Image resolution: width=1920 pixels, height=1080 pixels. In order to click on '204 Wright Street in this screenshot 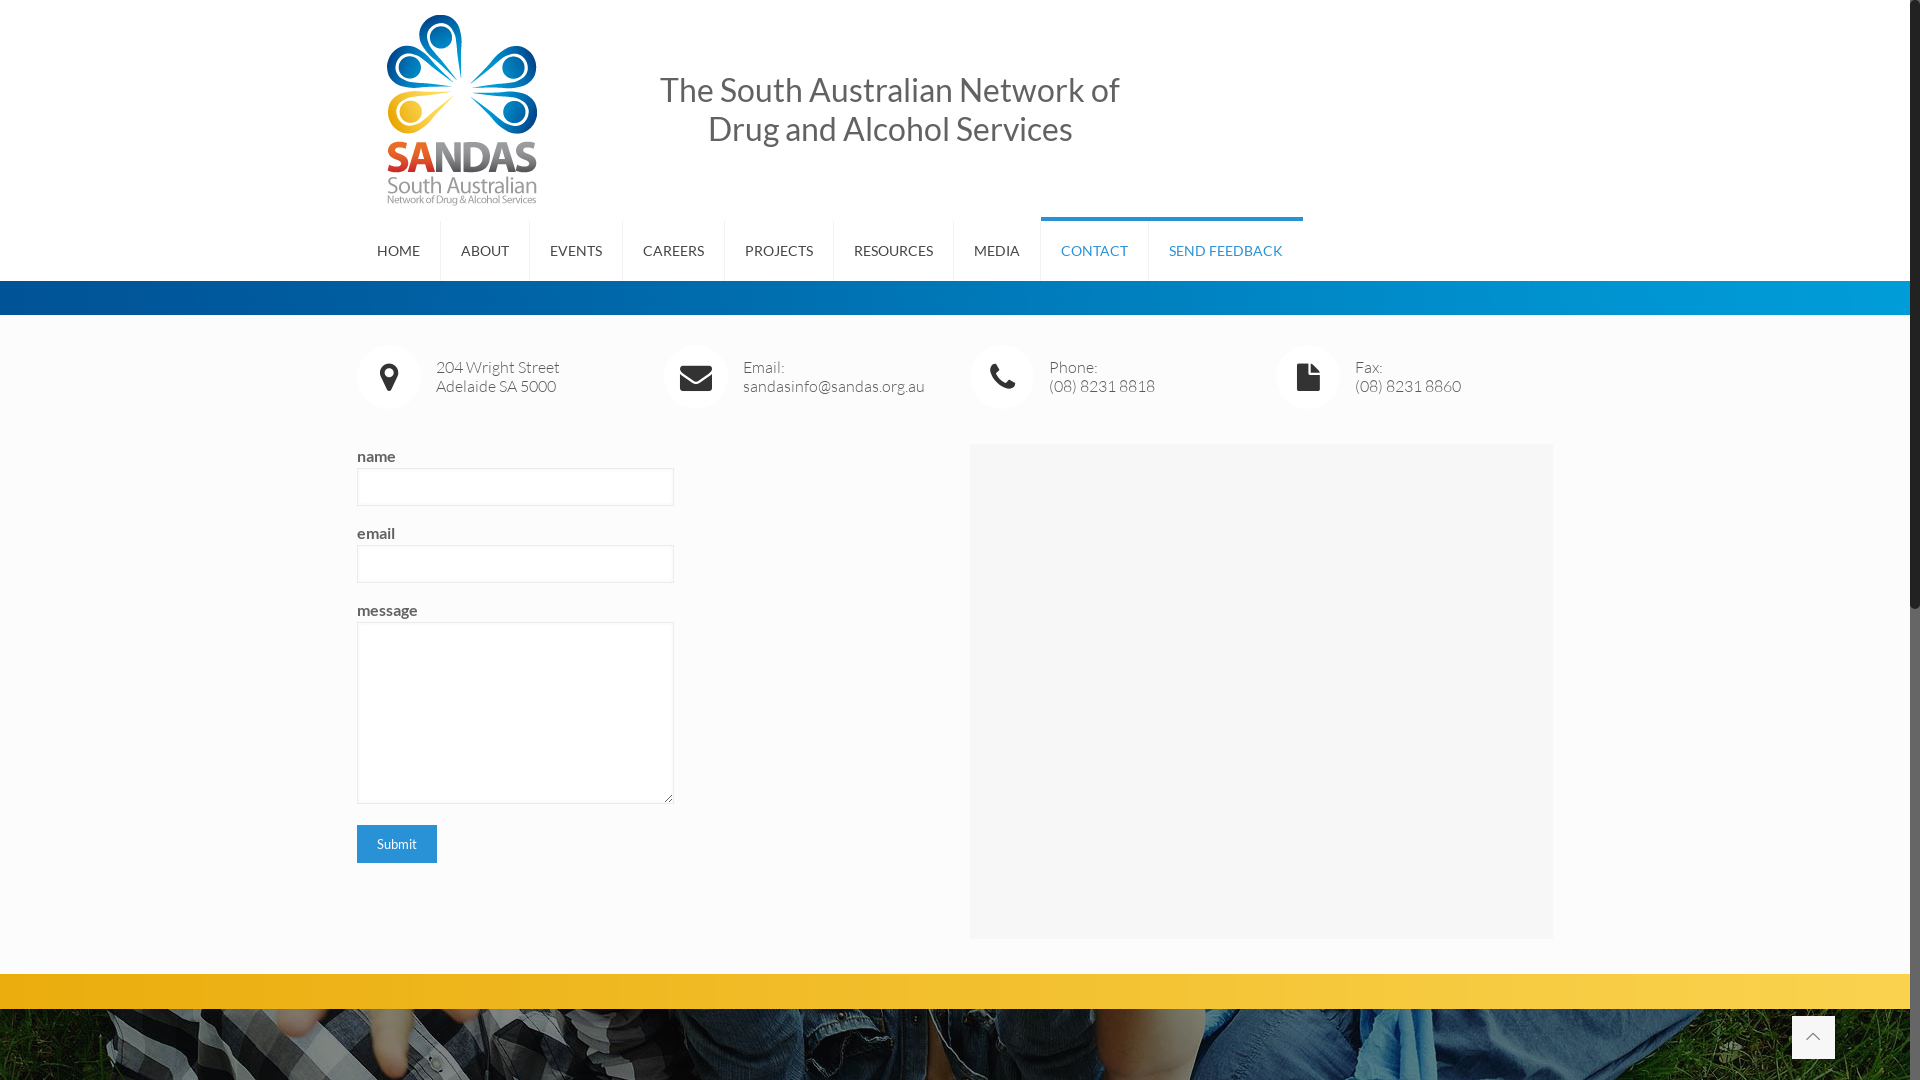, I will do `click(494, 377)`.